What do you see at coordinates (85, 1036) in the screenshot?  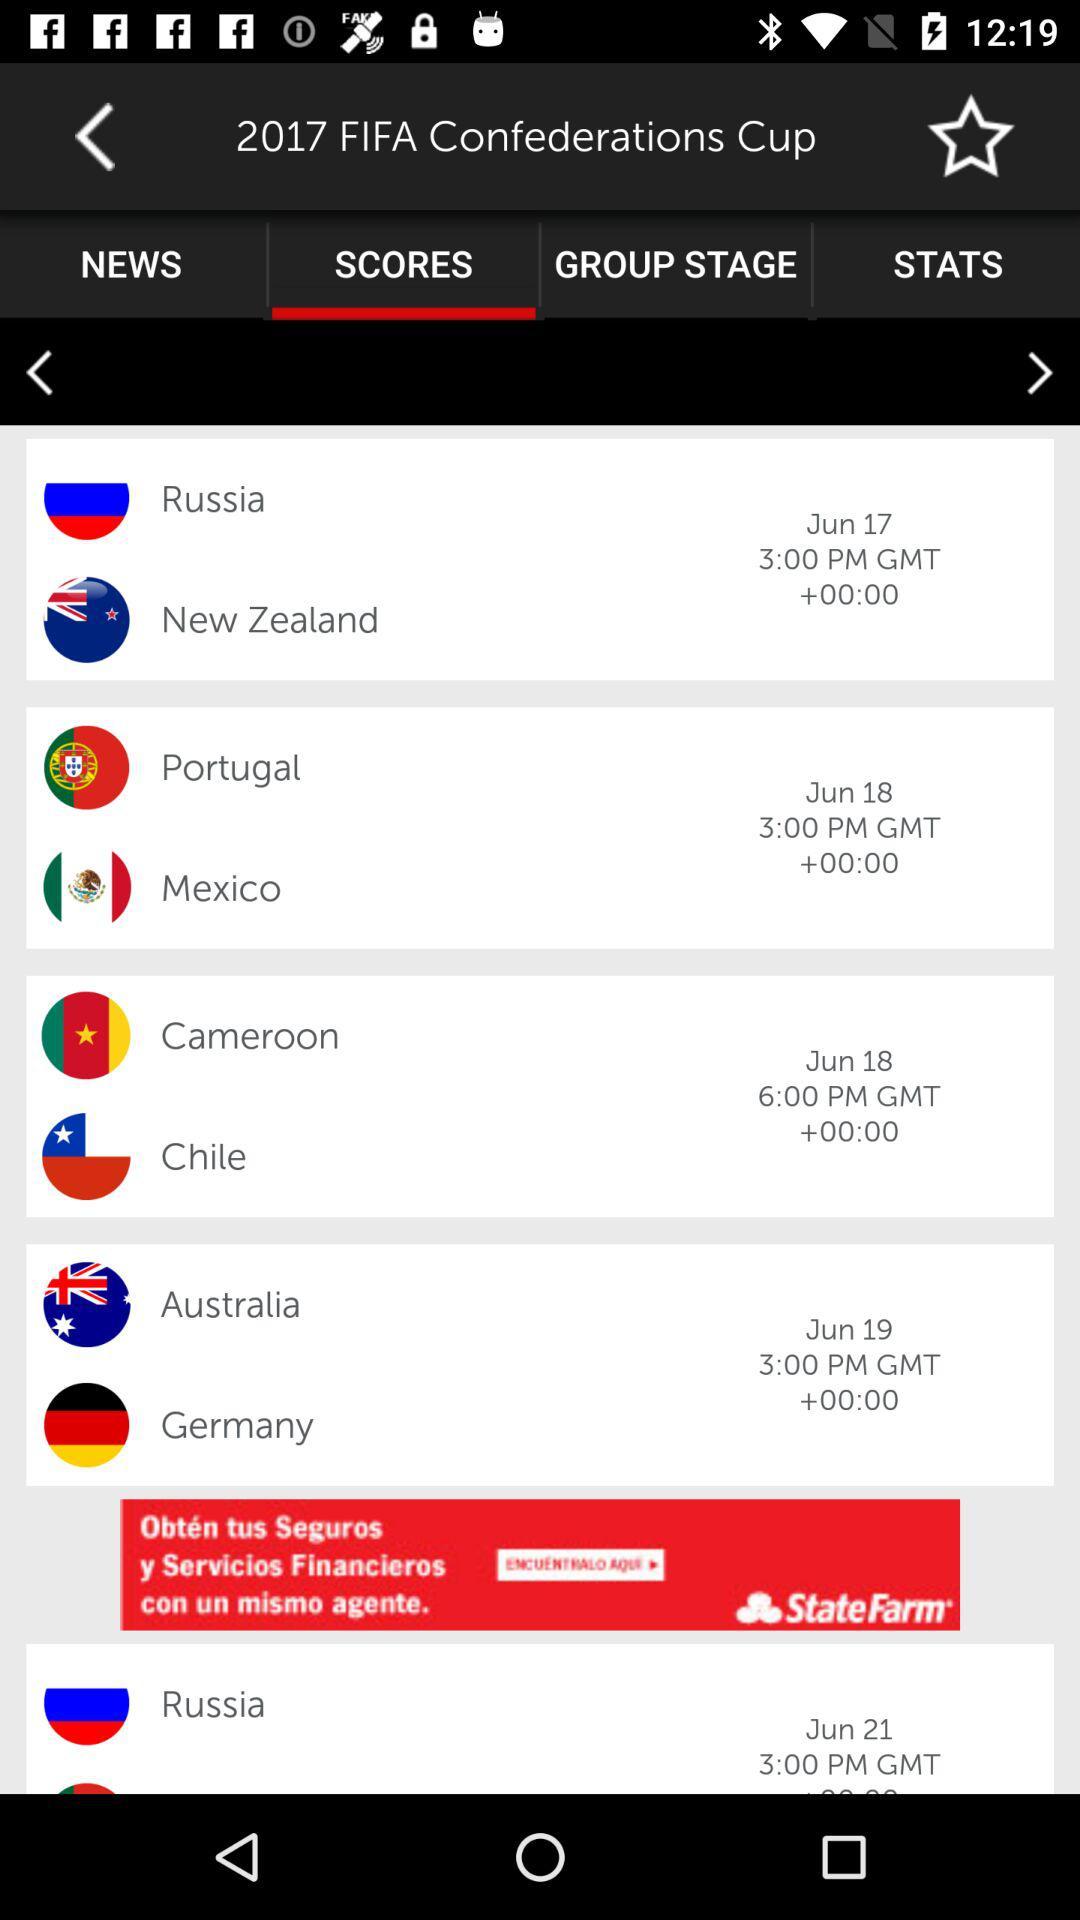 I see `icon left to cameroon` at bounding box center [85, 1036].